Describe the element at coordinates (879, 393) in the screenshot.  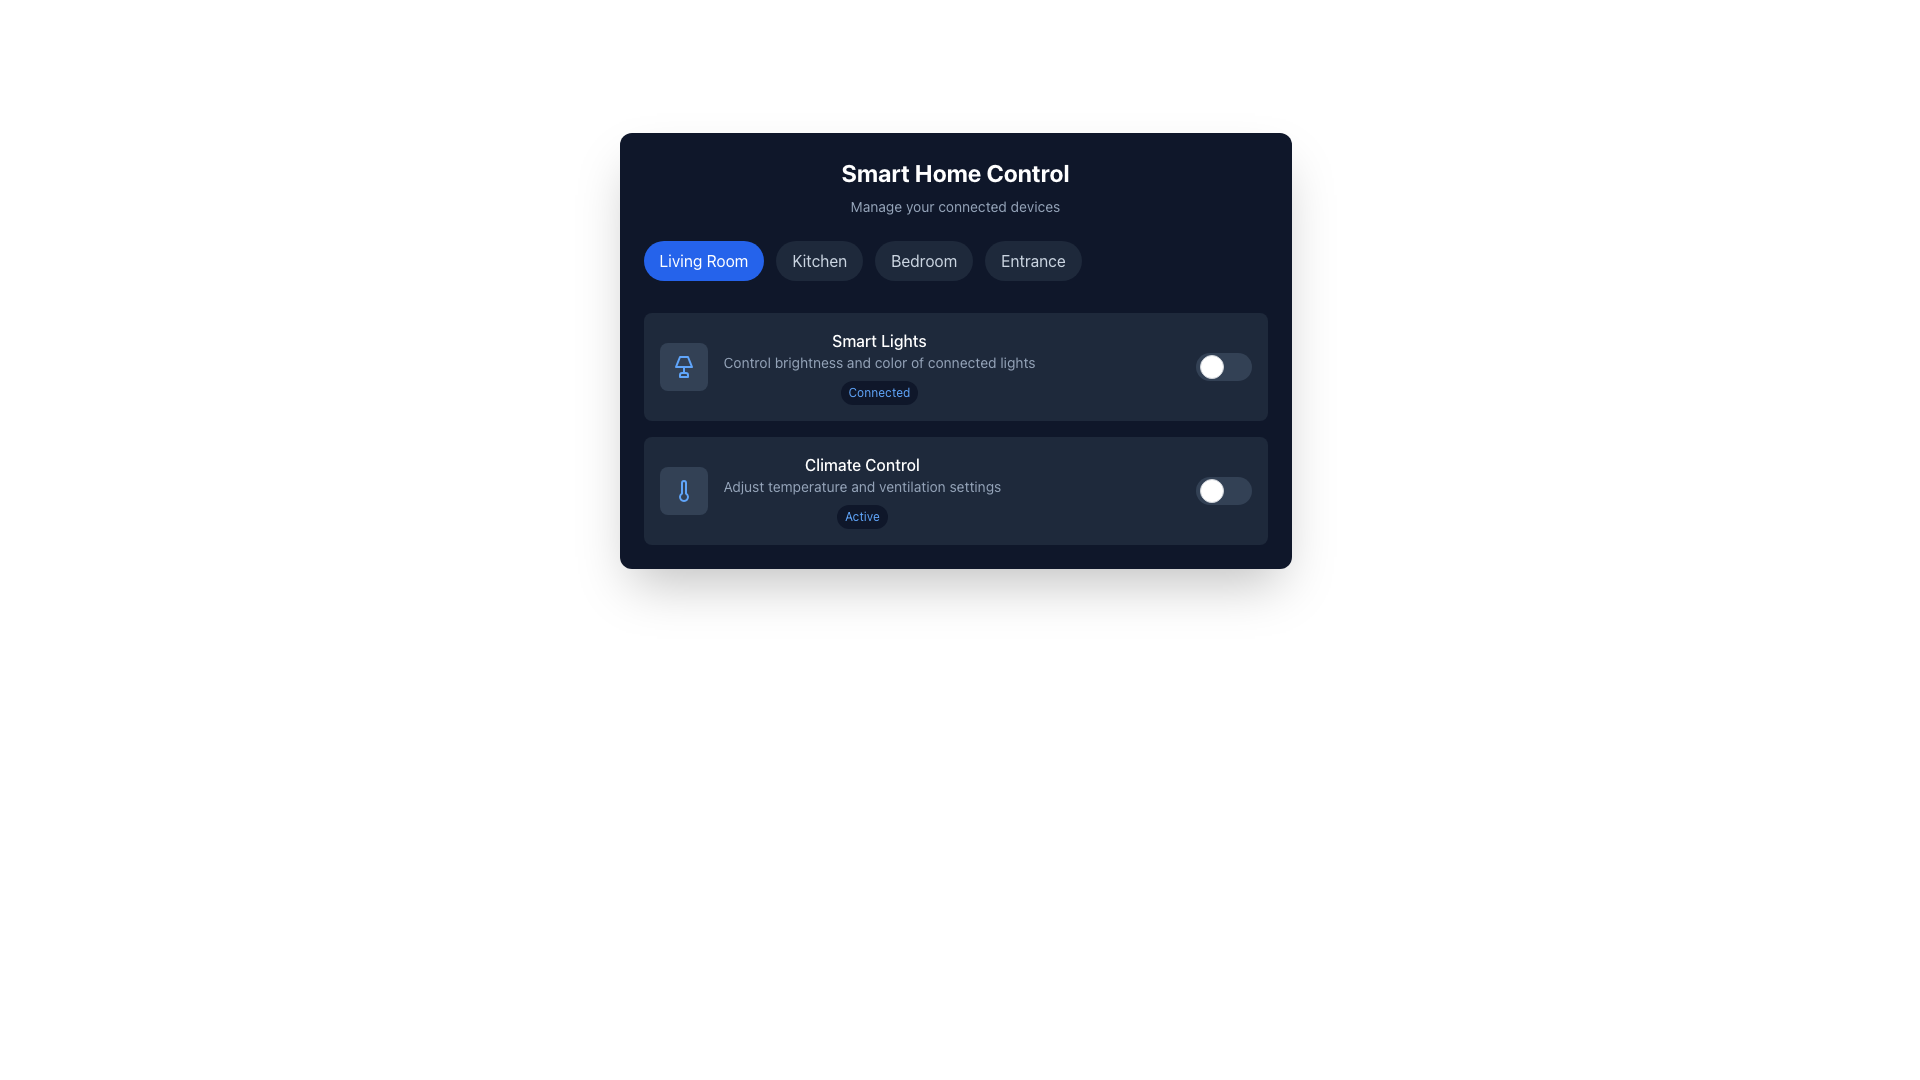
I see `the Badge label indicating the connection status of the 'Smart Lights' device, which shows that it is currently connected` at that location.